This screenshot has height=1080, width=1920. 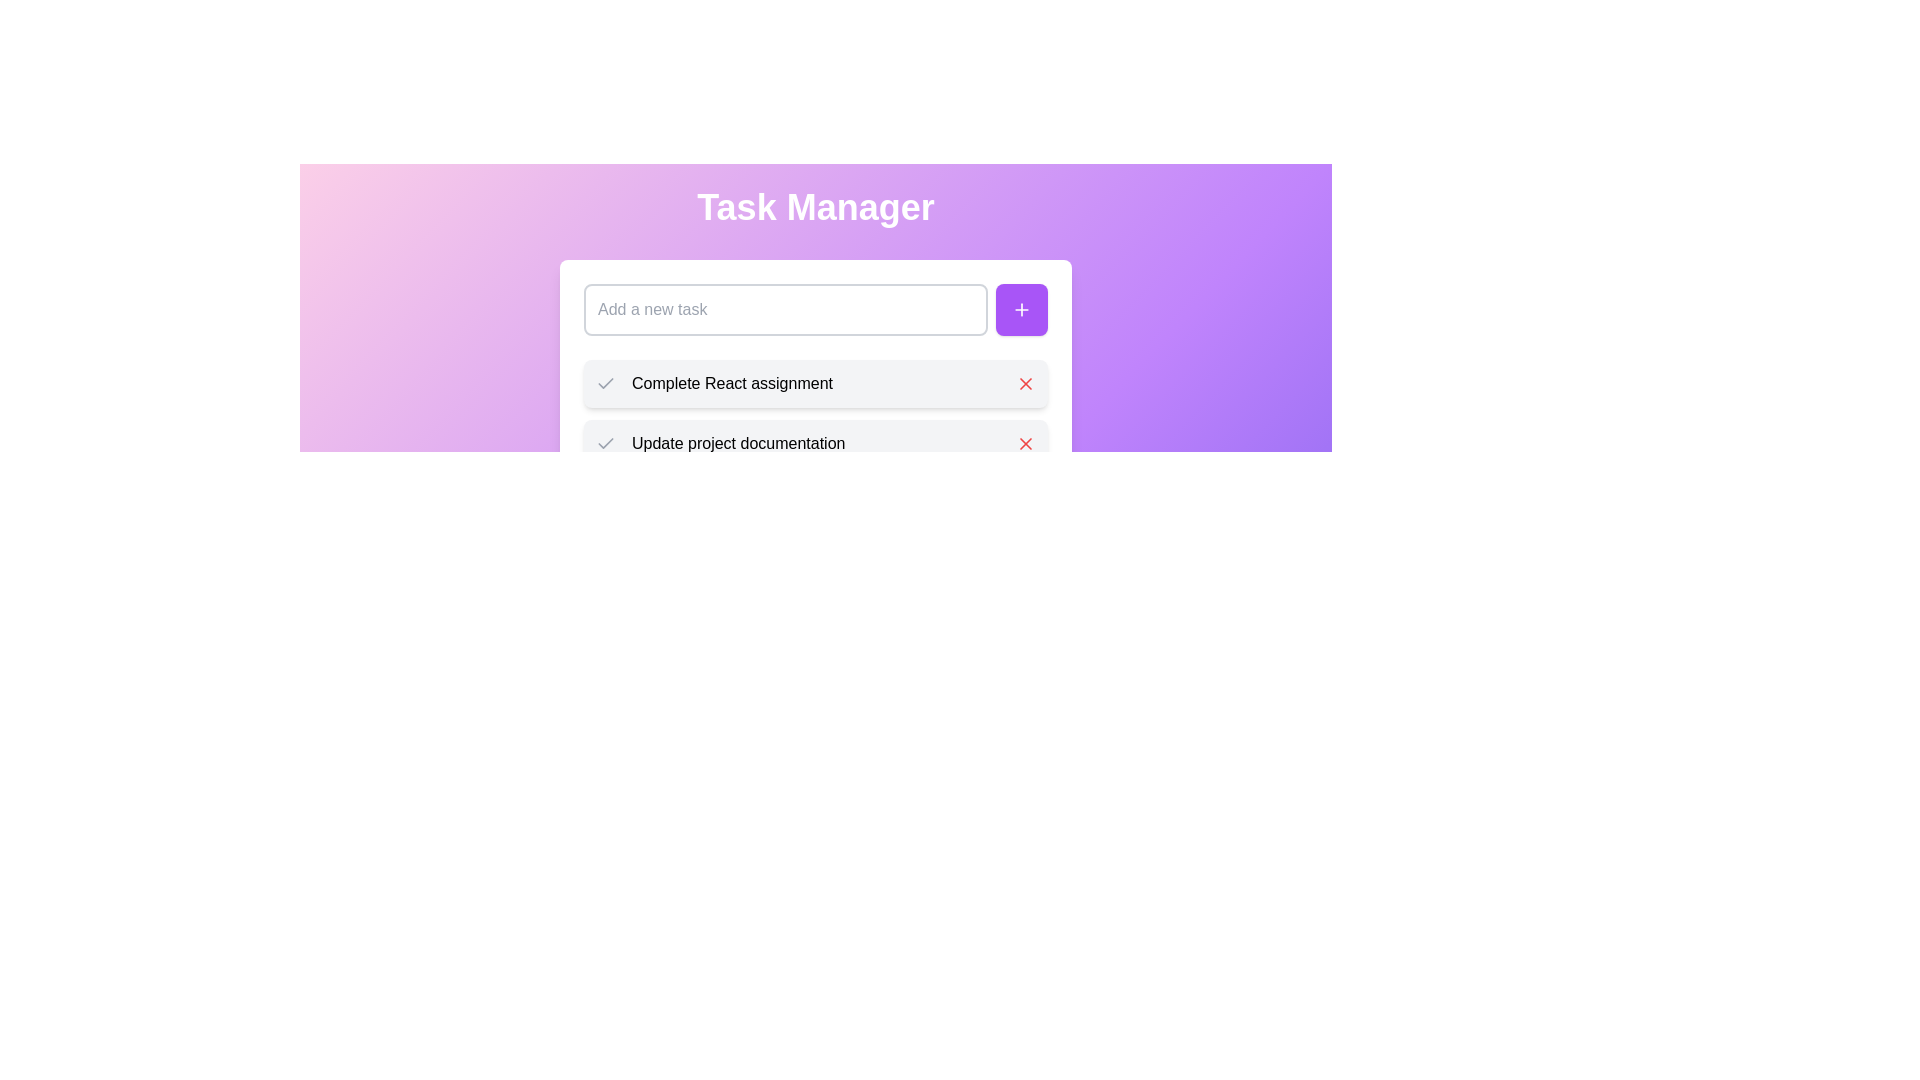 I want to click on the interactive button for adding new tasks, so click(x=1022, y=309).